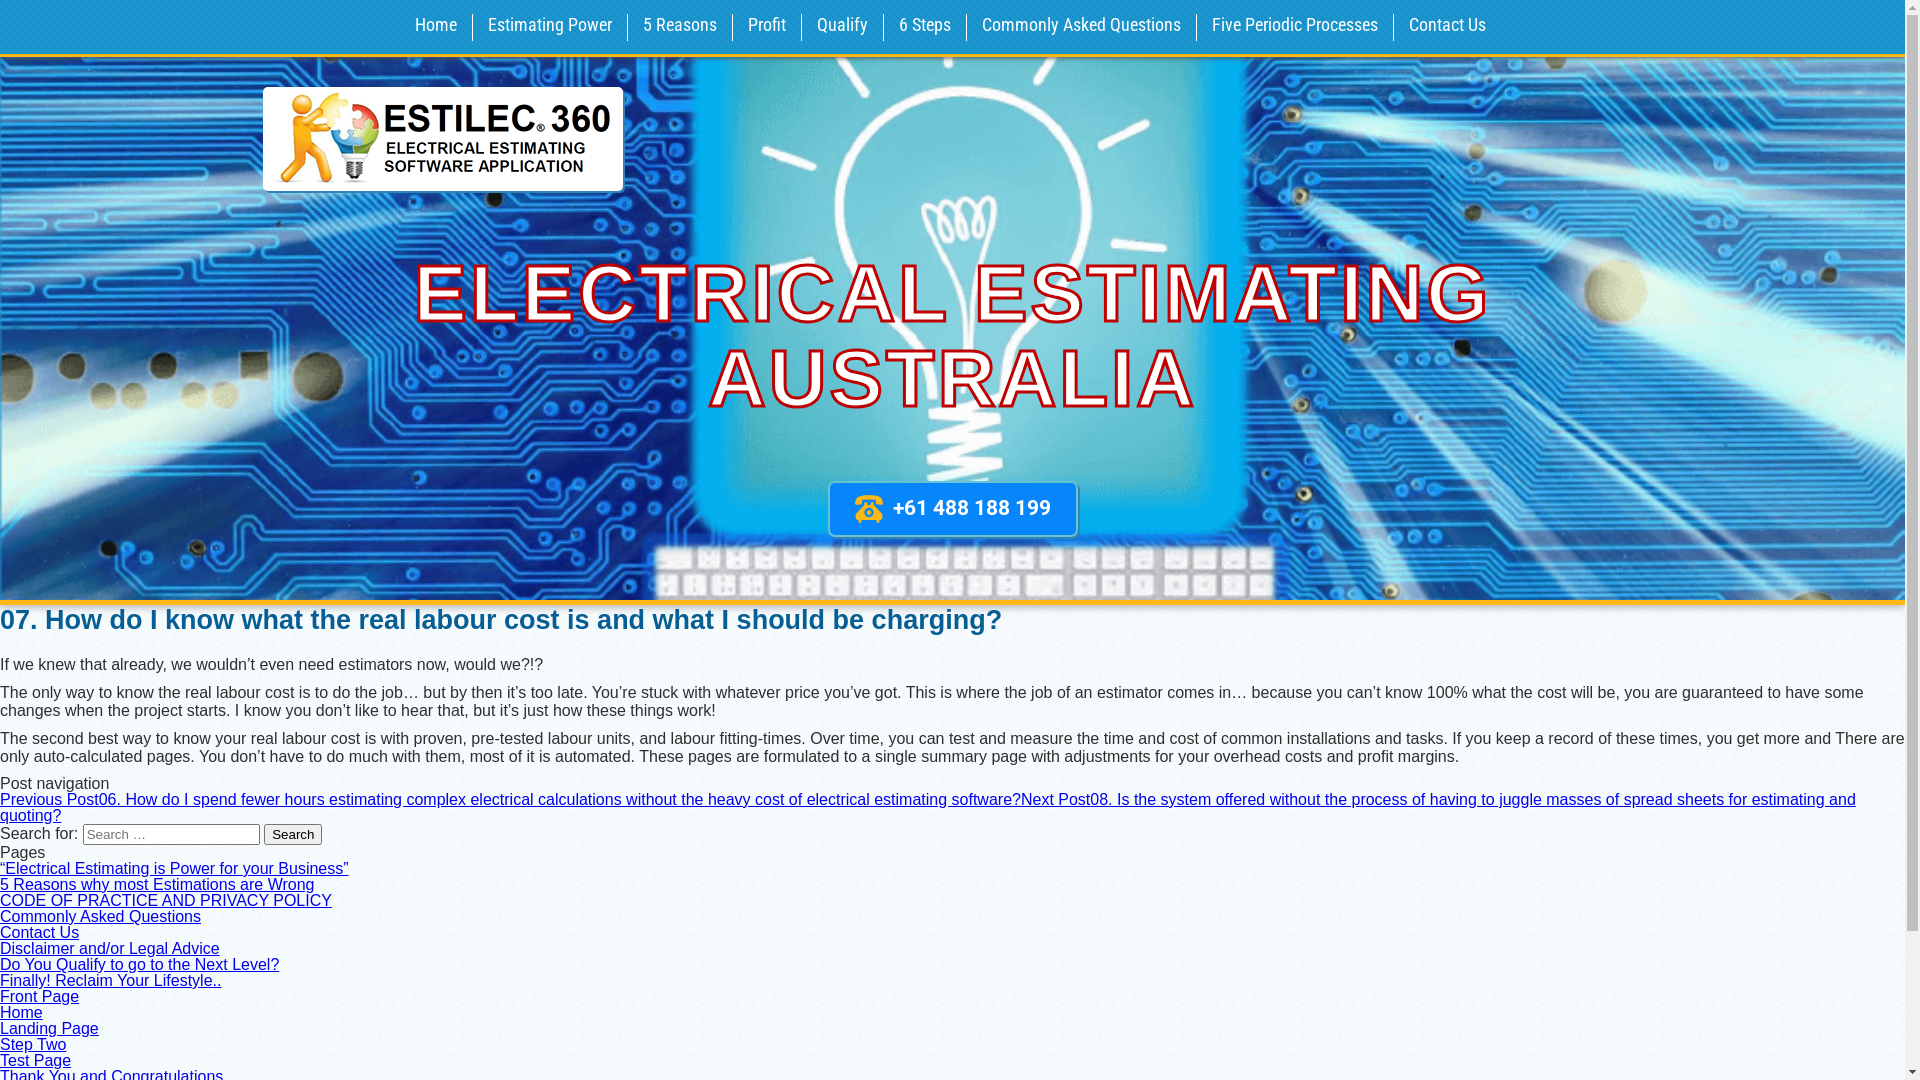  Describe the element at coordinates (138, 963) in the screenshot. I see `'Do You Qualify to go to the Next Level?'` at that location.